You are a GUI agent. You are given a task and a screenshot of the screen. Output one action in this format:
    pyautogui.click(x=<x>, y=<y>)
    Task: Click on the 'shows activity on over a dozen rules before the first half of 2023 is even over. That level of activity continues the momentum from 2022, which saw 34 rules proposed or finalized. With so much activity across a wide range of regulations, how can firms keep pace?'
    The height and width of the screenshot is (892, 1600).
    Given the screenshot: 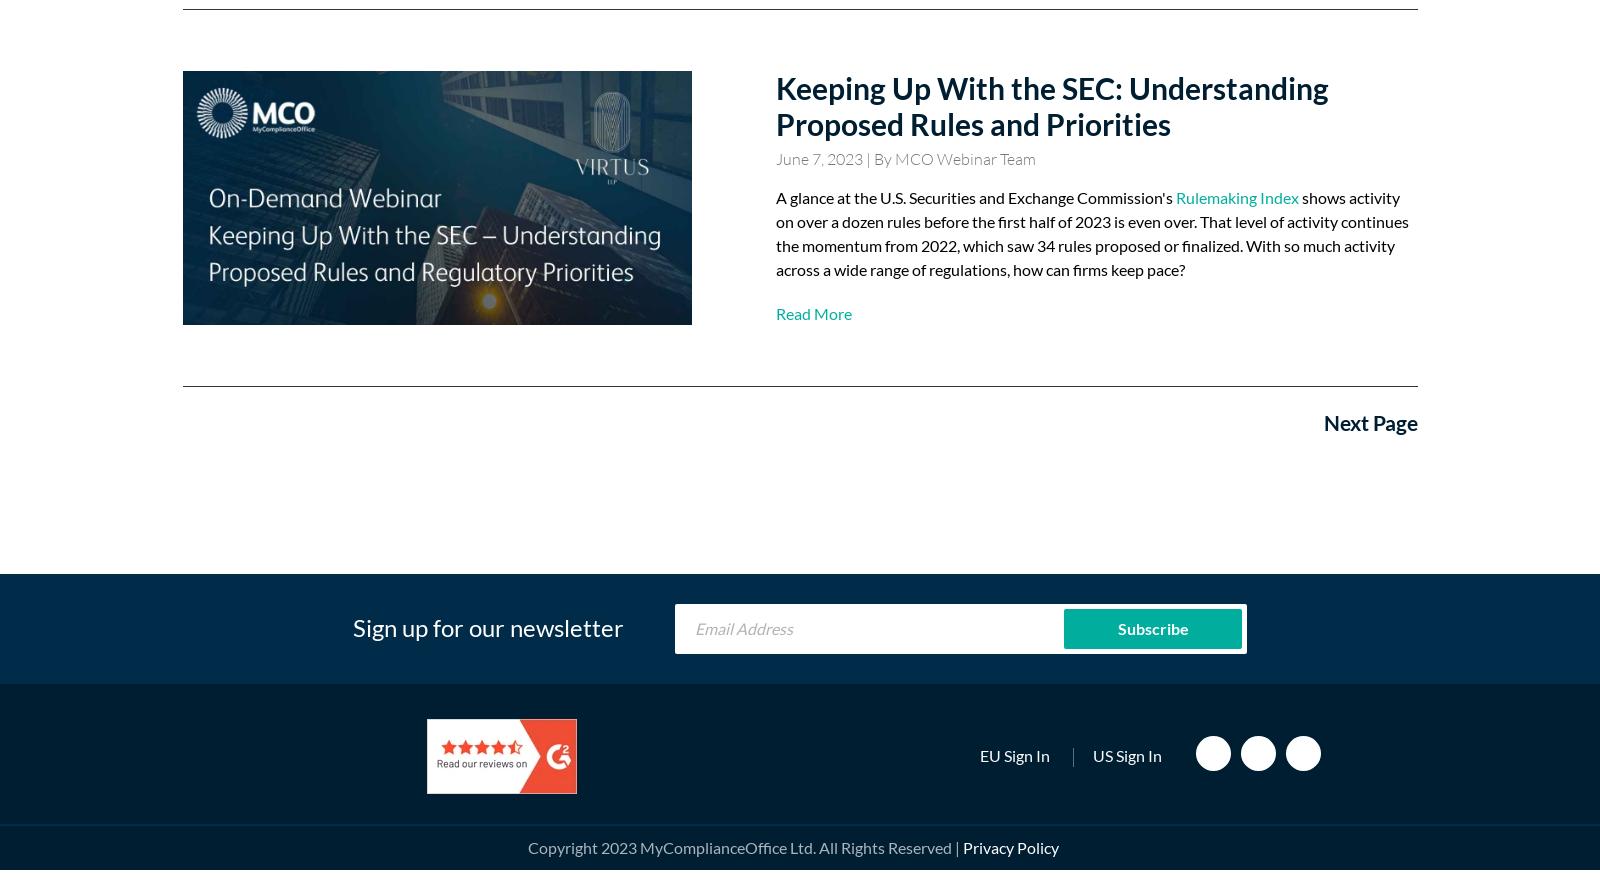 What is the action you would take?
    pyautogui.click(x=1091, y=233)
    